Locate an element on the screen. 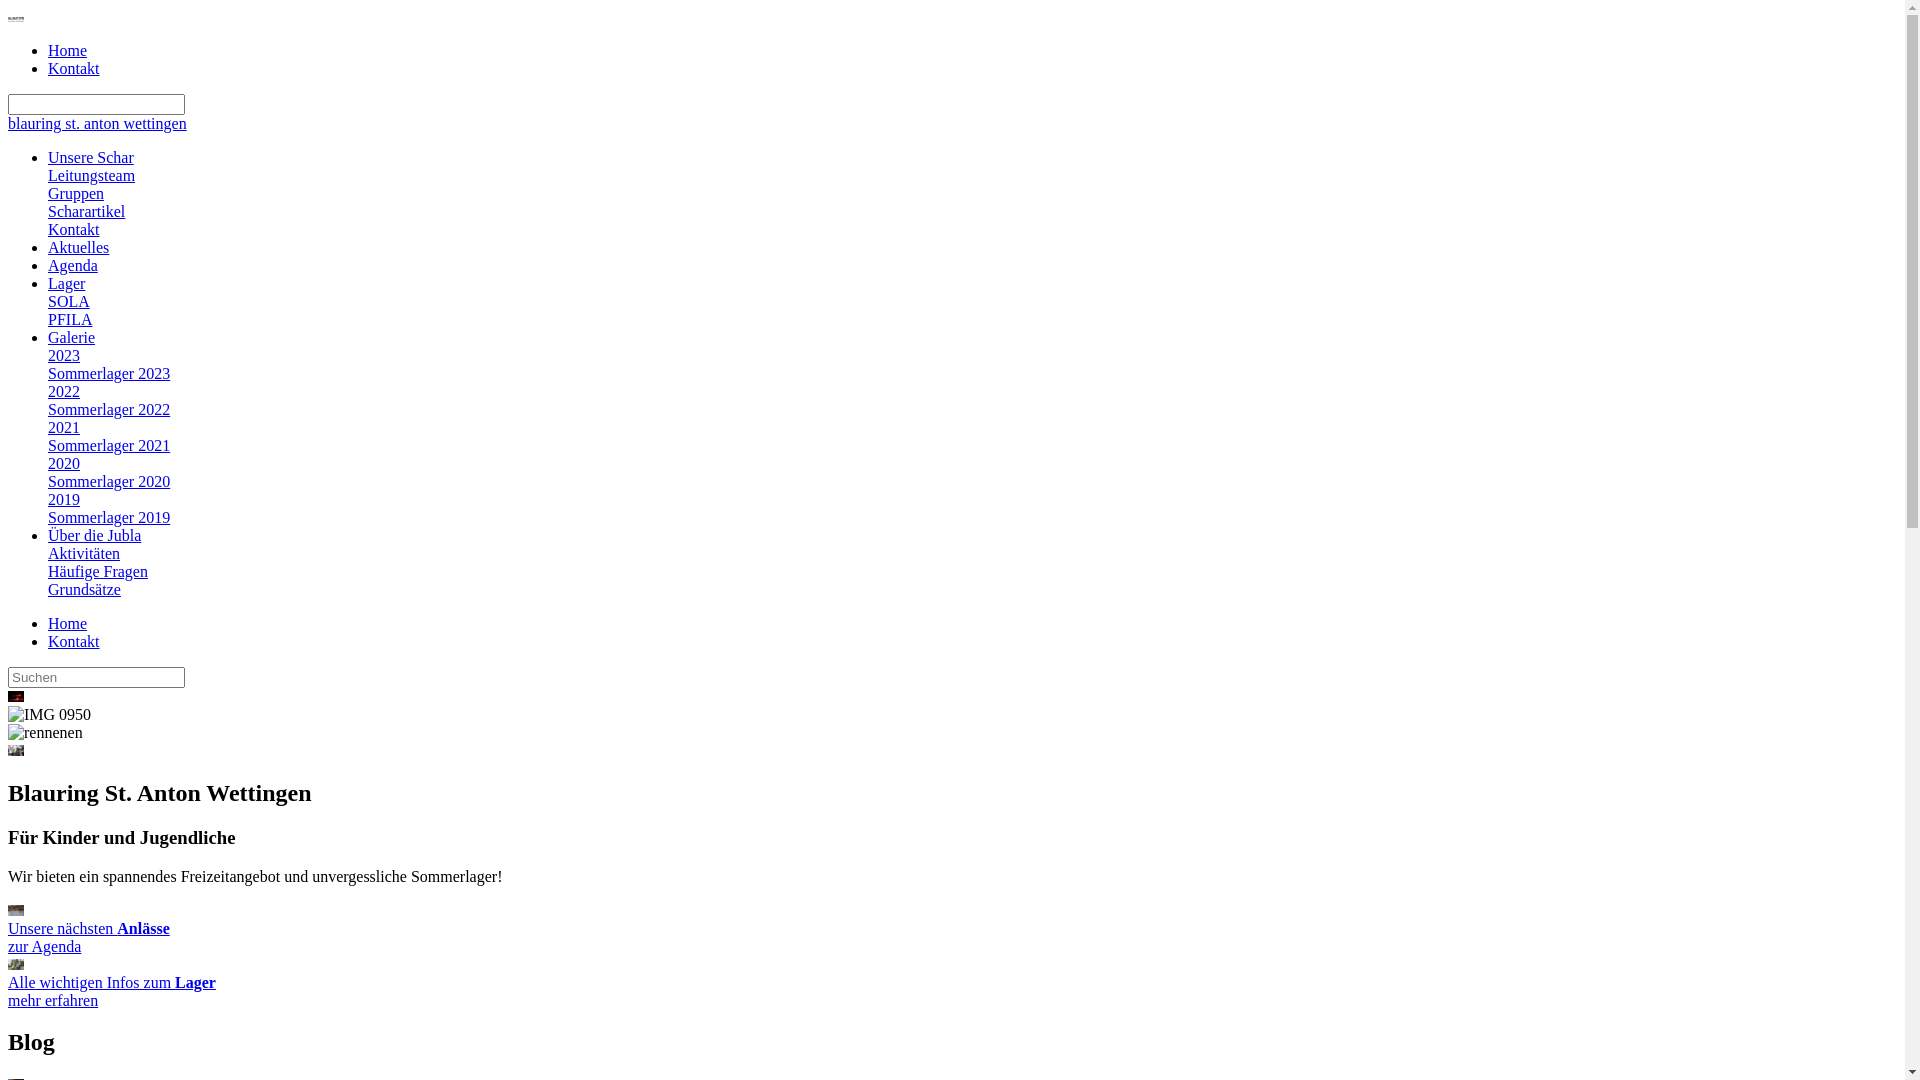 The image size is (1920, 1080). '2021' is located at coordinates (63, 426).